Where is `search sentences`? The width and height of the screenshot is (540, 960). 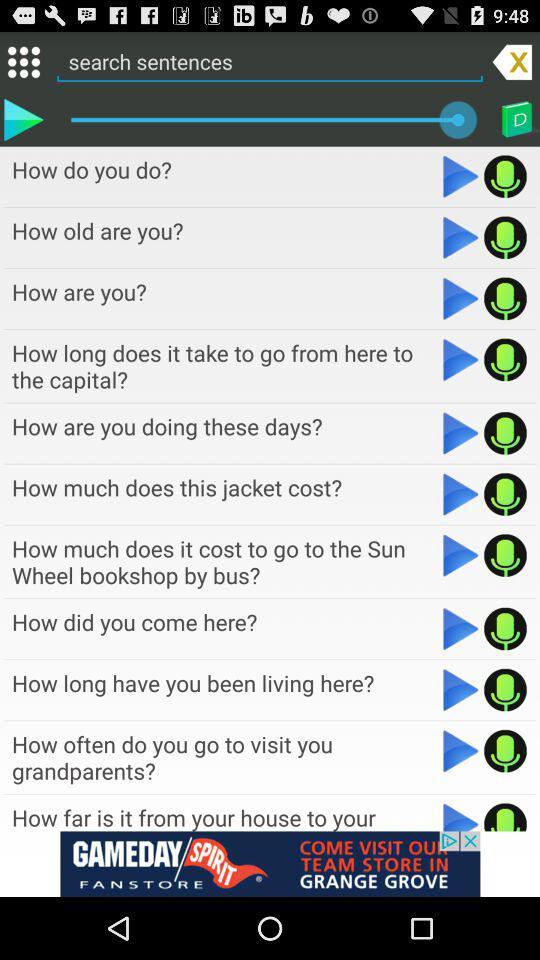
search sentences is located at coordinates (270, 61).